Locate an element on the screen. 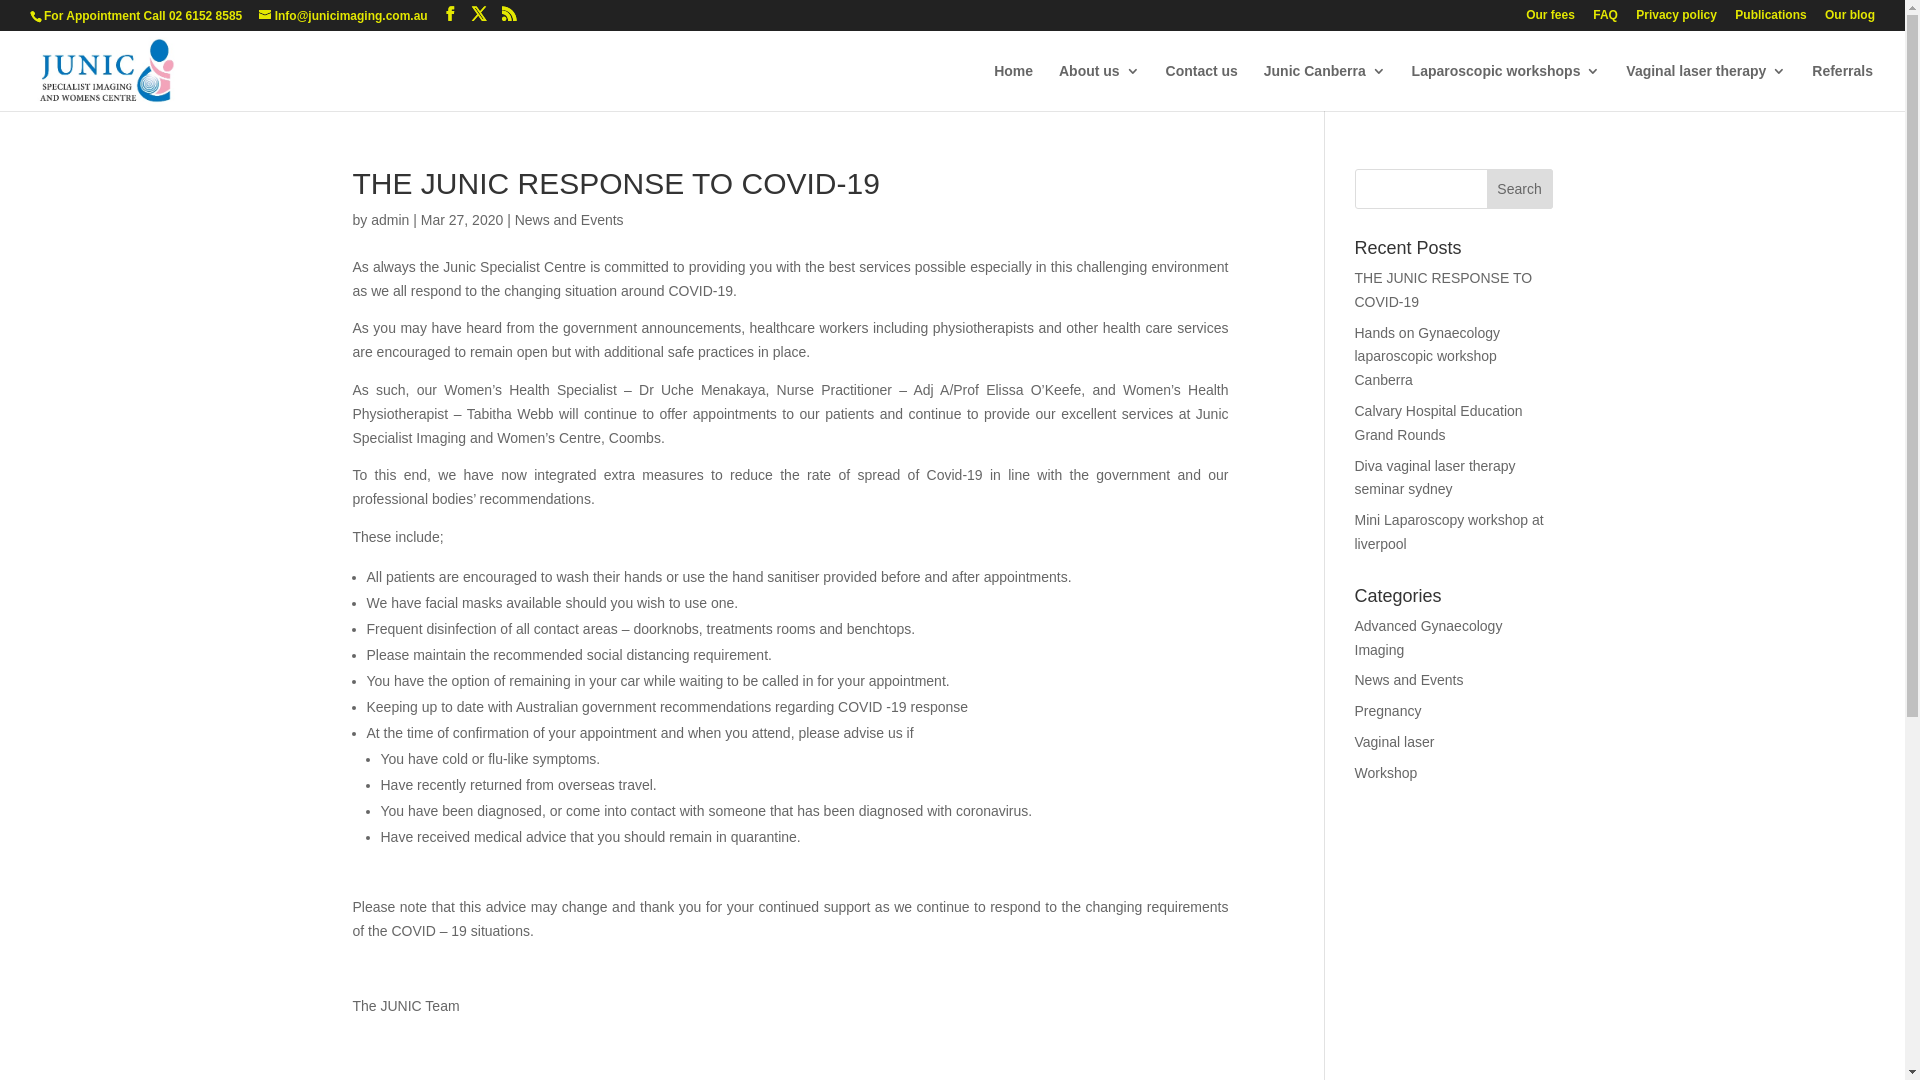 This screenshot has height=1080, width=1920. 'News and Events' is located at coordinates (1407, 678).